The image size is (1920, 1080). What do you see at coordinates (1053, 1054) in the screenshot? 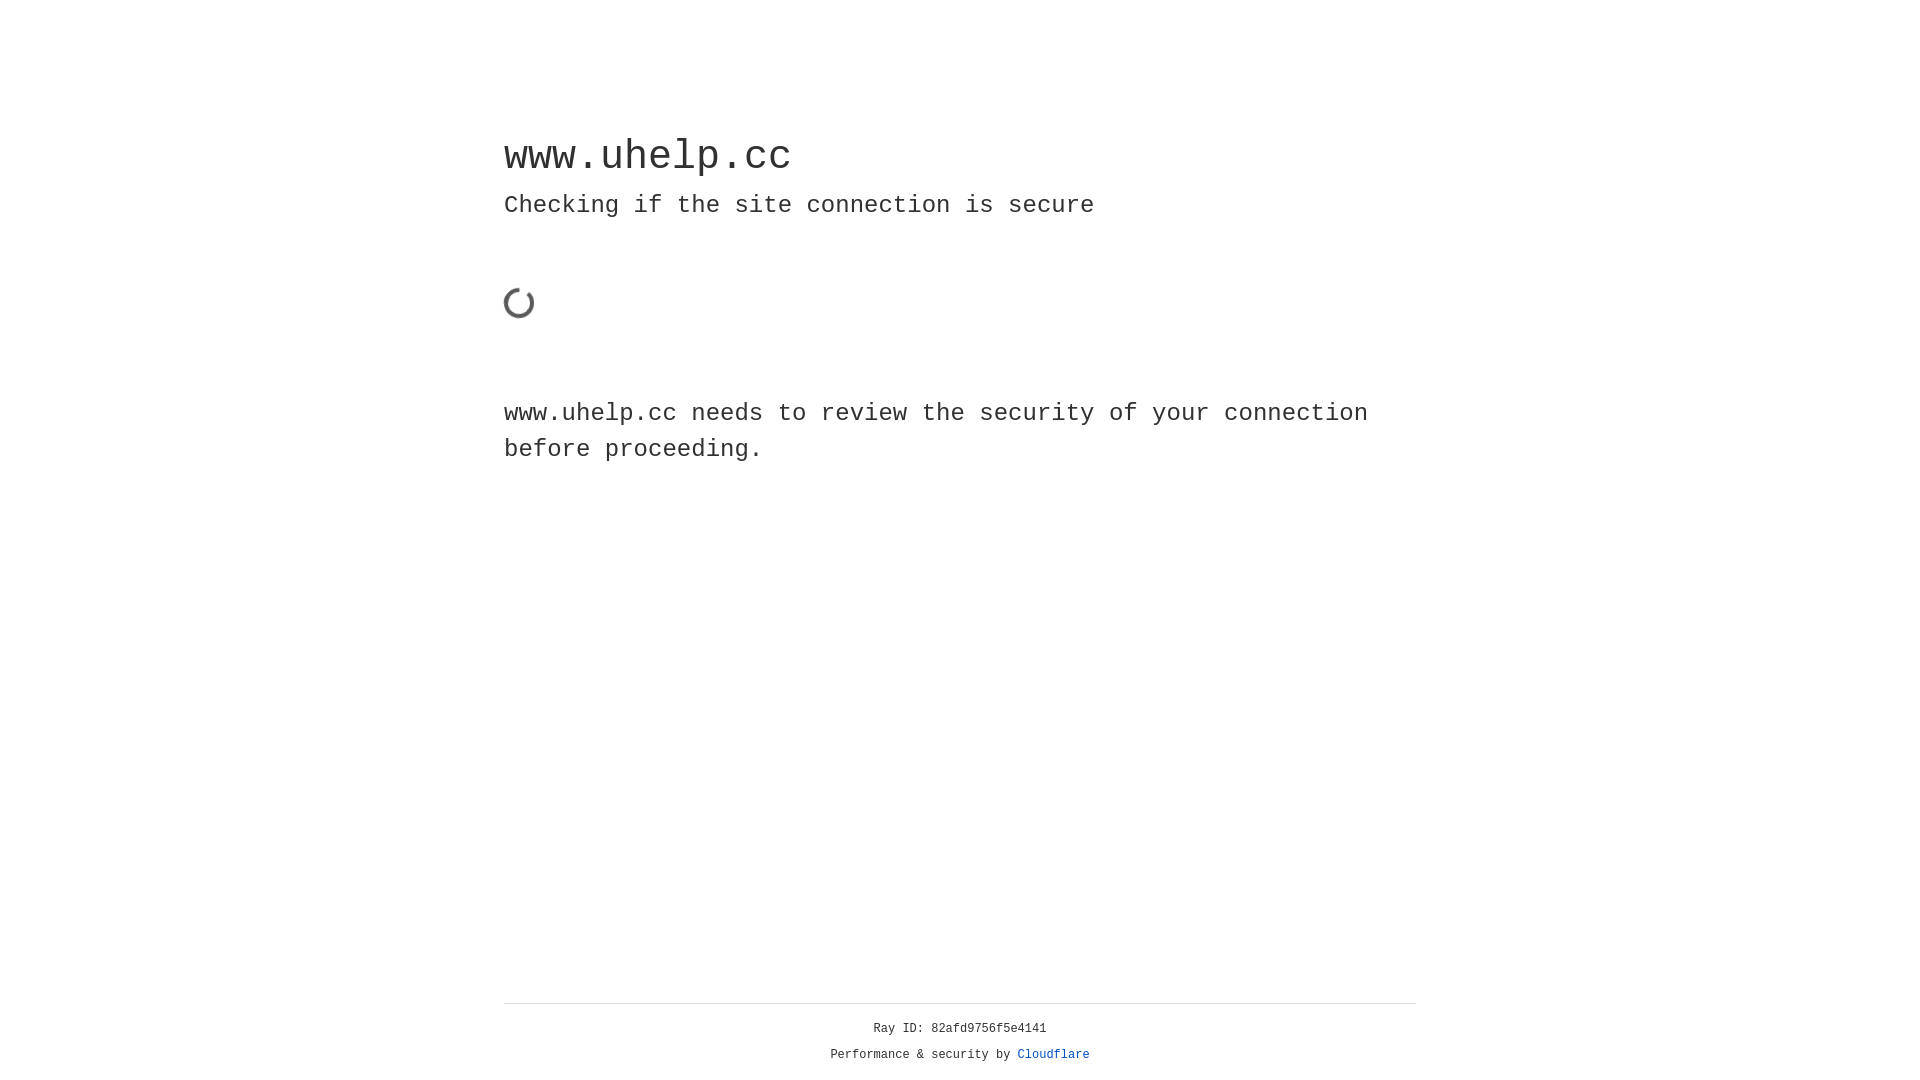
I see `'Cloudflare'` at bounding box center [1053, 1054].